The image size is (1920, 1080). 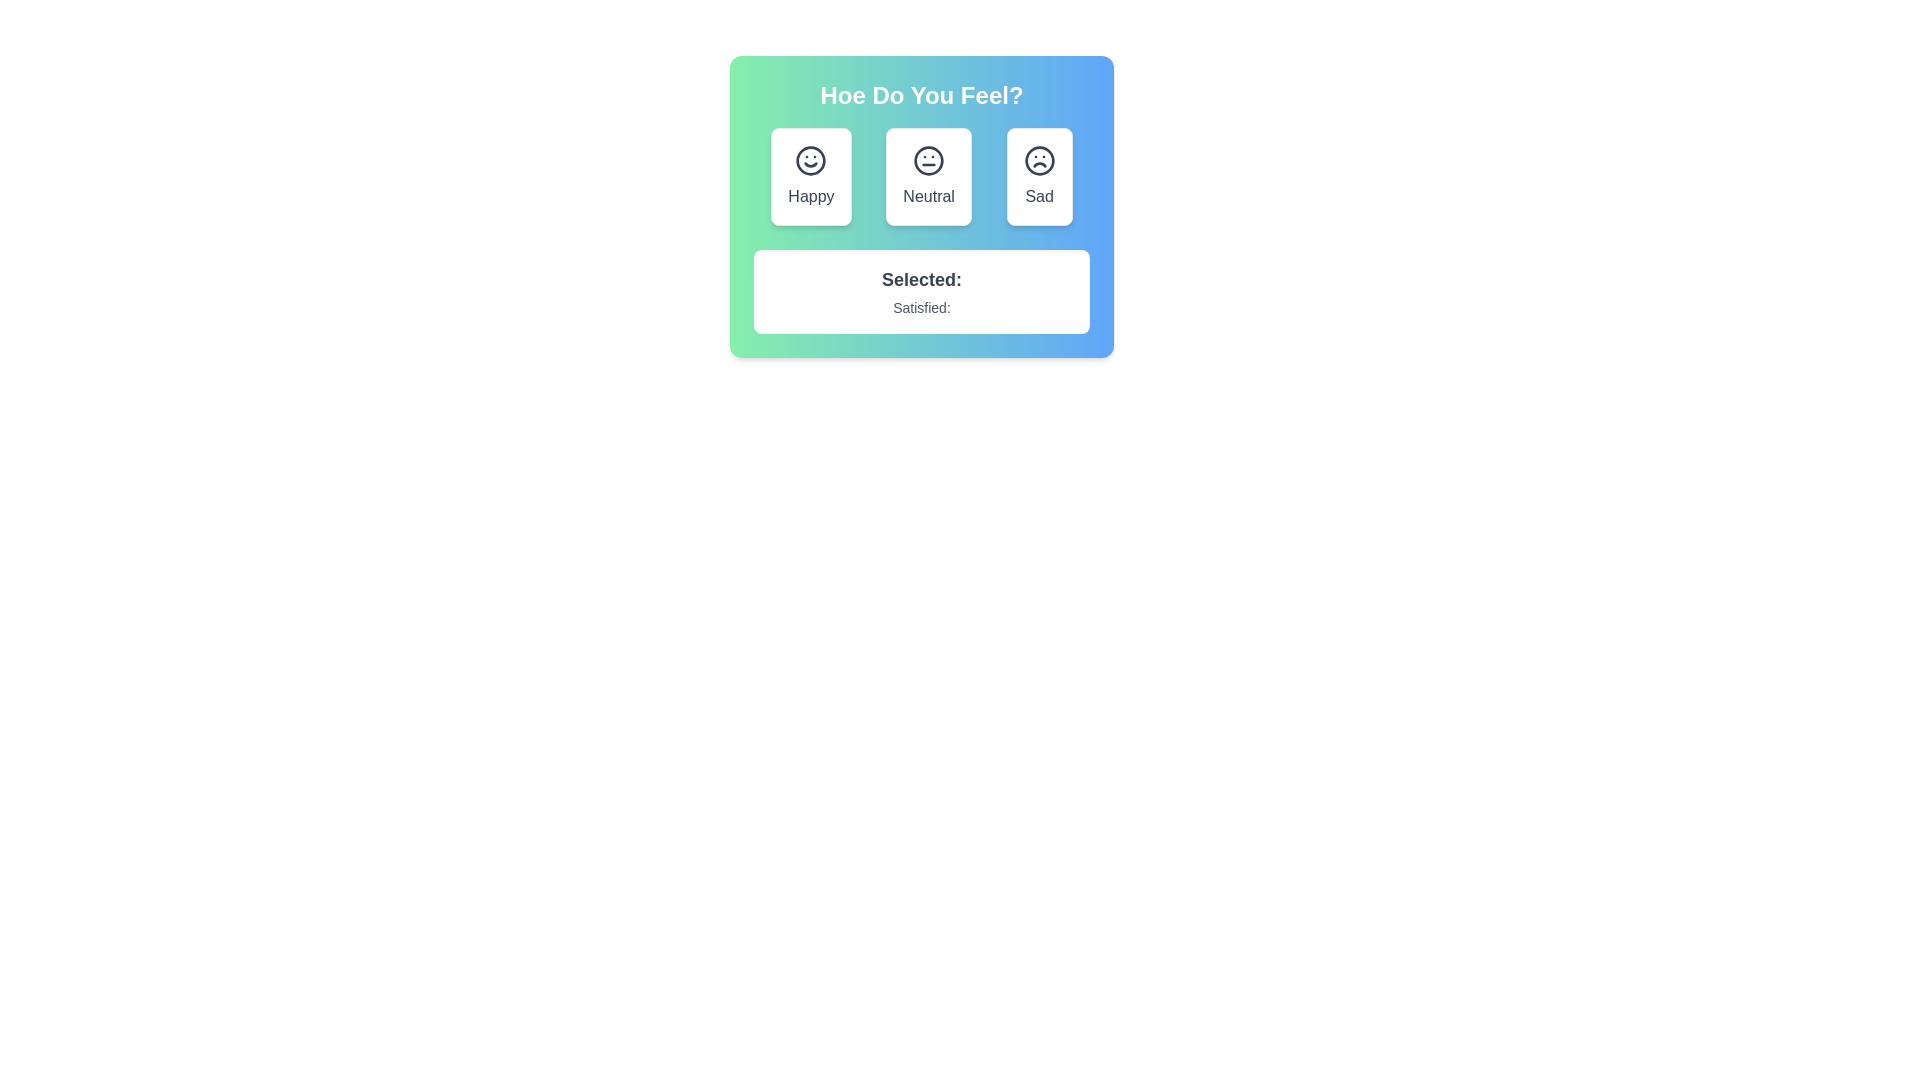 I want to click on the text 'How Do You Feel?' to select it, so click(x=920, y=96).